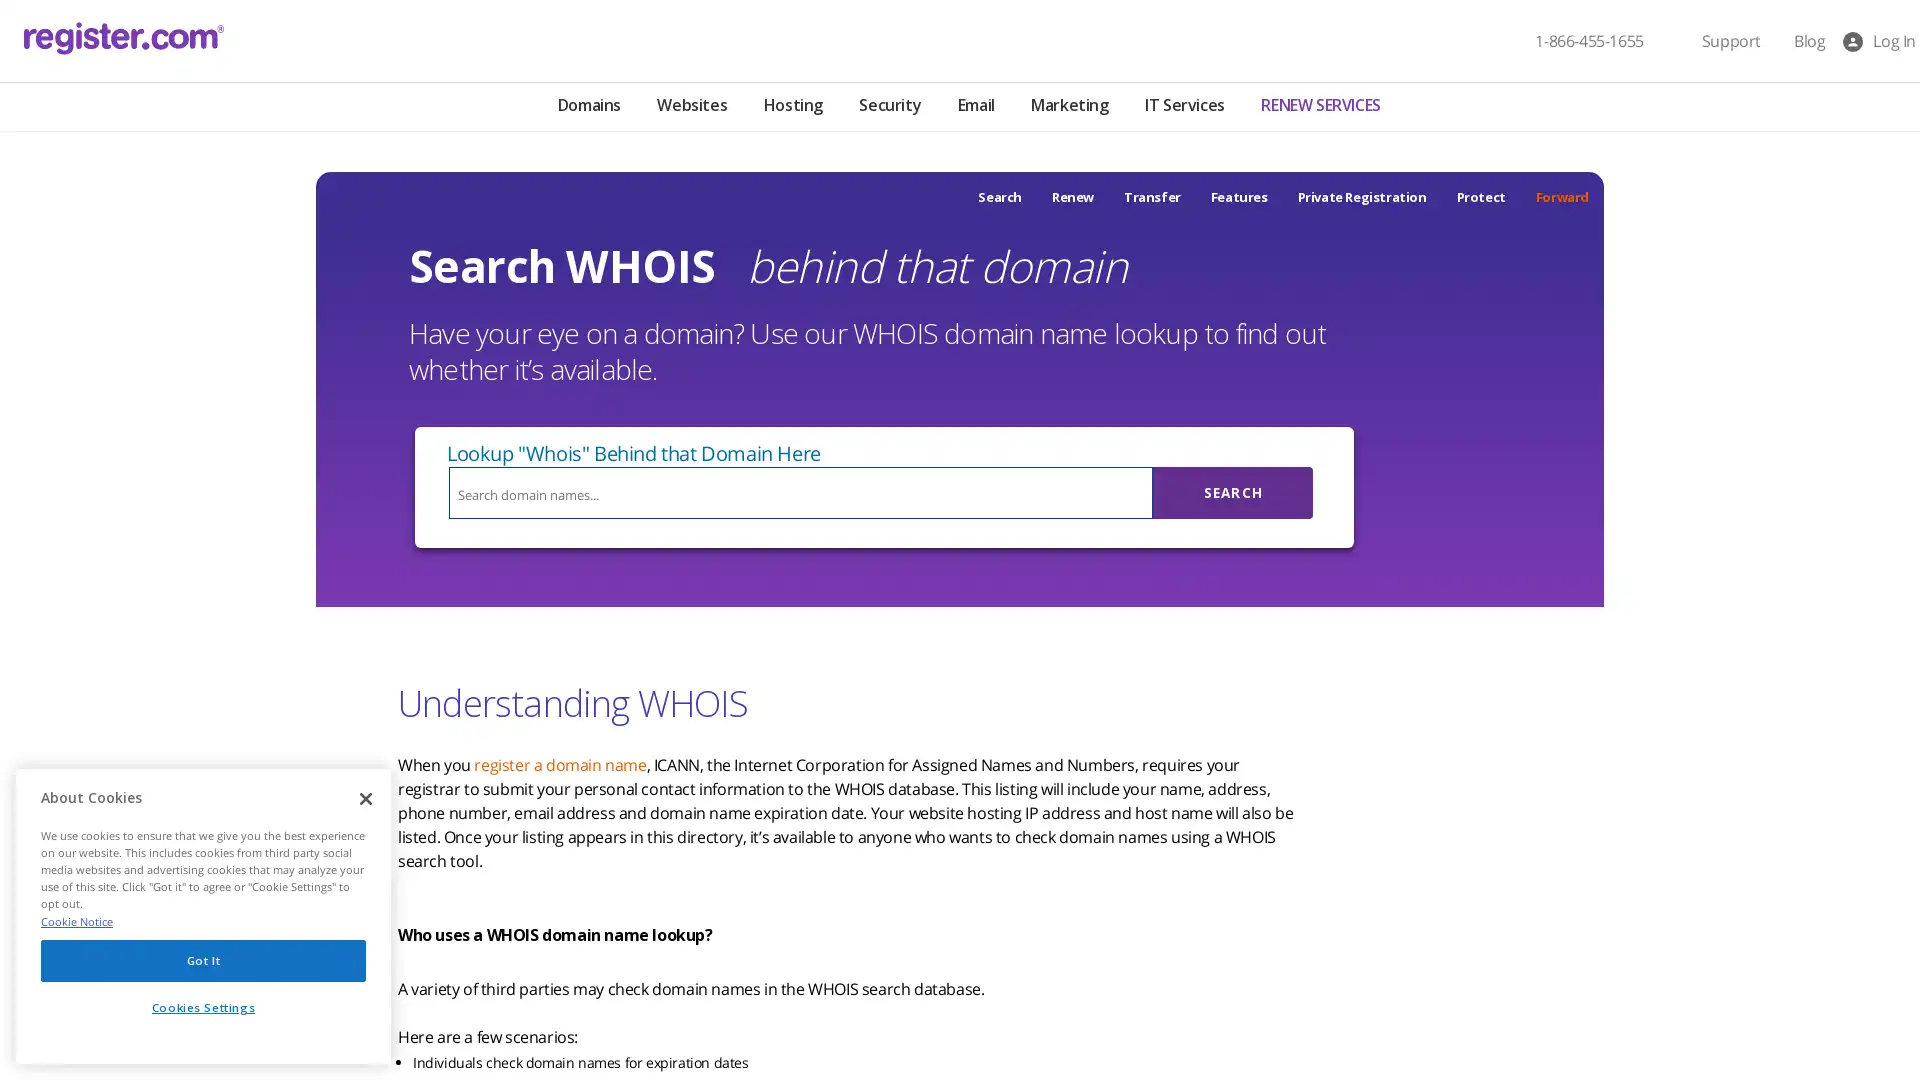 The height and width of the screenshot is (1080, 1920). What do you see at coordinates (1232, 493) in the screenshot?
I see `Search` at bounding box center [1232, 493].